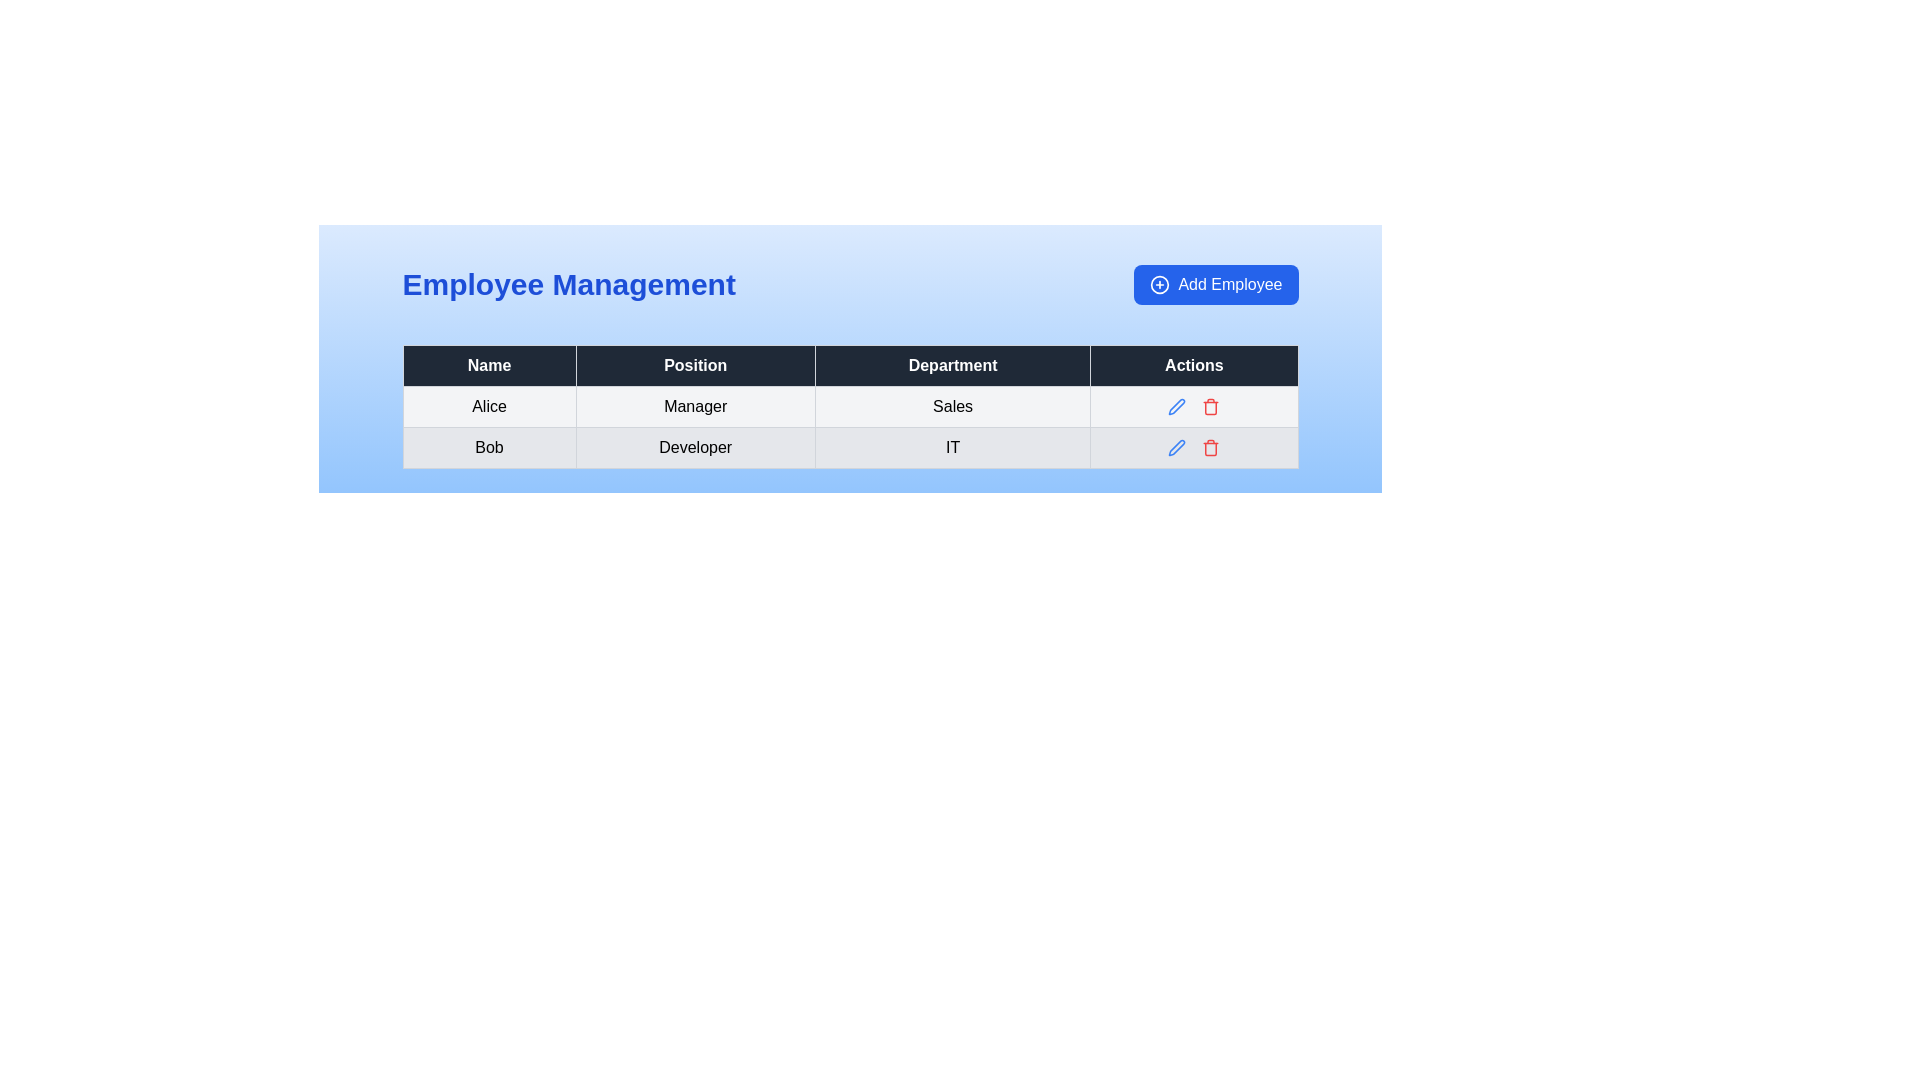 The image size is (1920, 1080). What do you see at coordinates (489, 366) in the screenshot?
I see `the Table Header Cell that labels the 'Name' column in the table, which is located at the top-left corner of the table` at bounding box center [489, 366].